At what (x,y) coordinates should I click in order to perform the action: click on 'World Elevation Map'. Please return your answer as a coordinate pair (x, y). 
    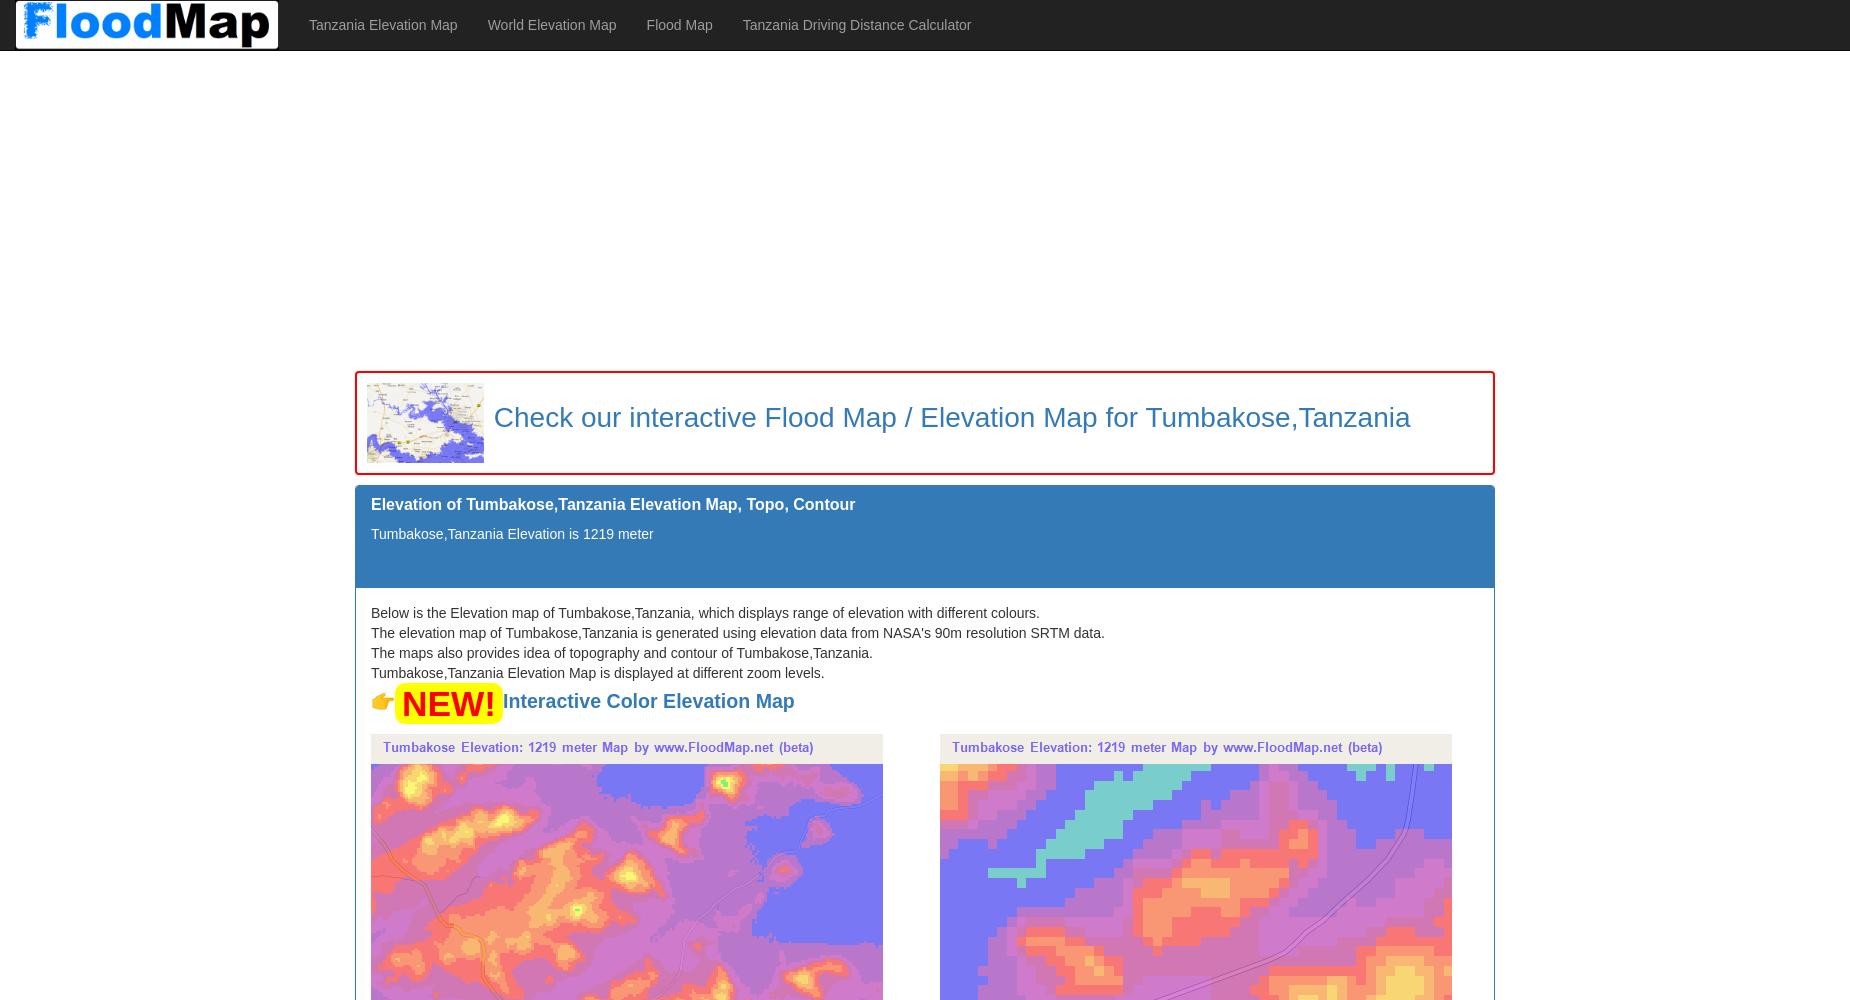
    Looking at the image, I should click on (551, 25).